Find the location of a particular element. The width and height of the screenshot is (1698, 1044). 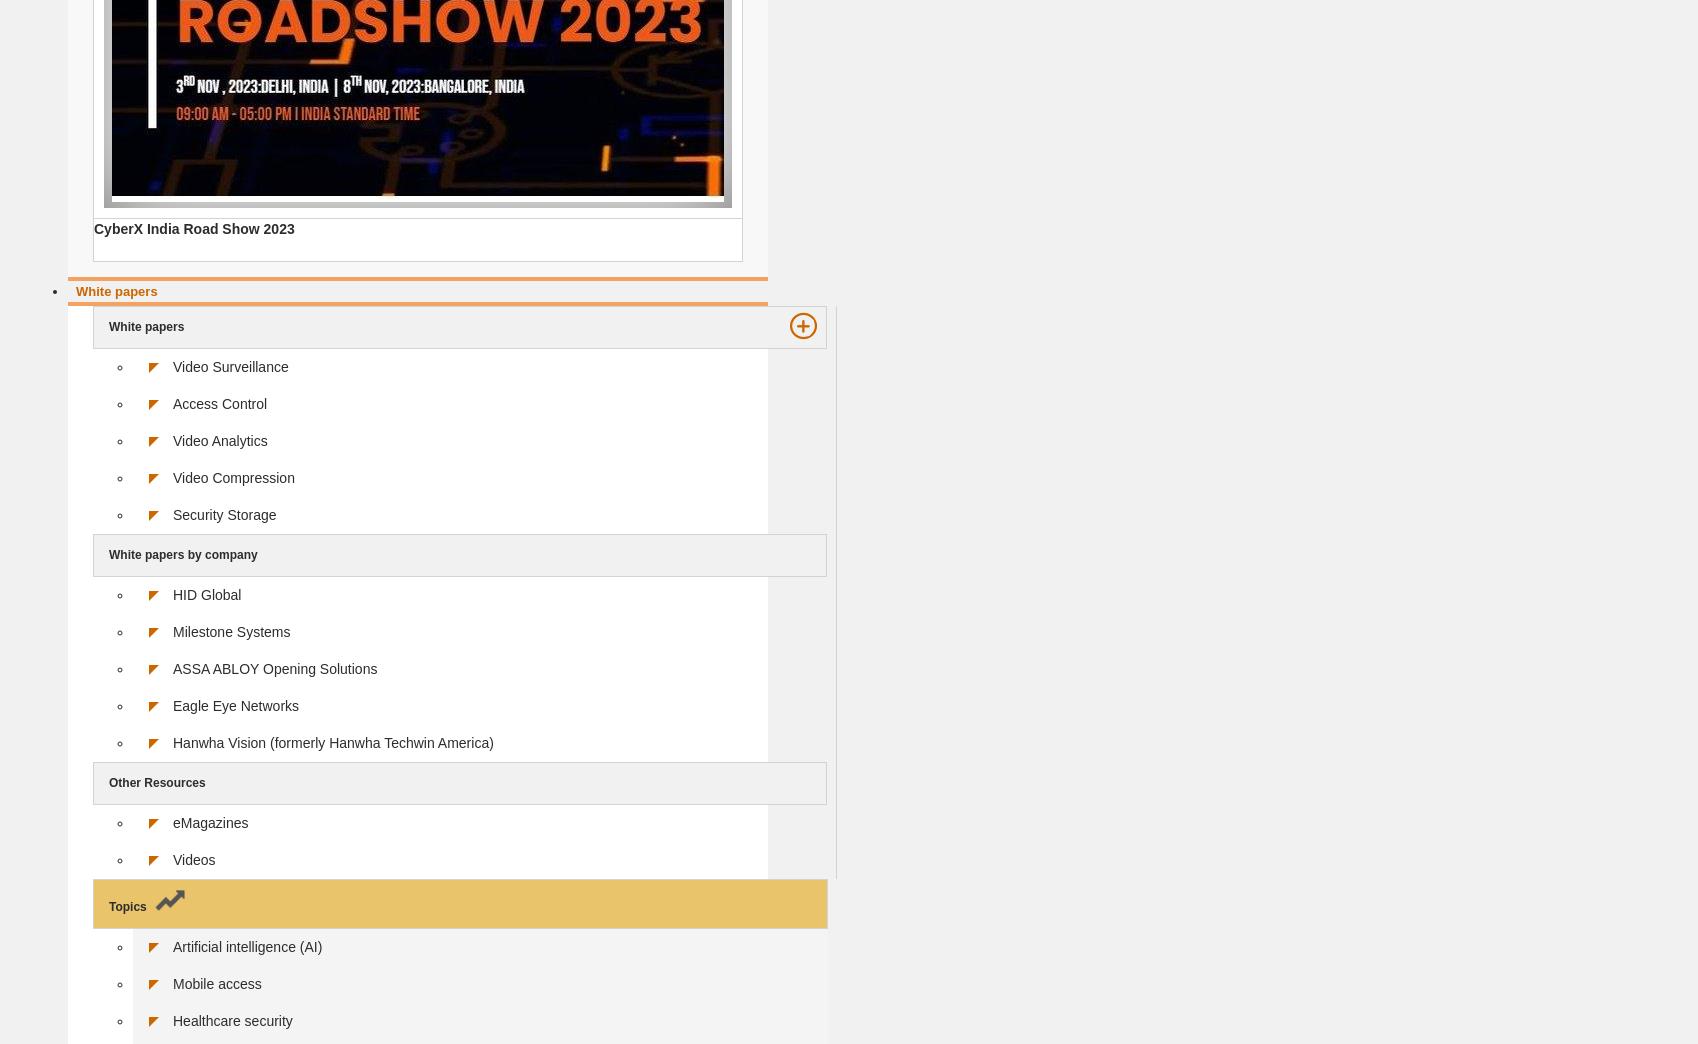

'Videos' is located at coordinates (194, 860).